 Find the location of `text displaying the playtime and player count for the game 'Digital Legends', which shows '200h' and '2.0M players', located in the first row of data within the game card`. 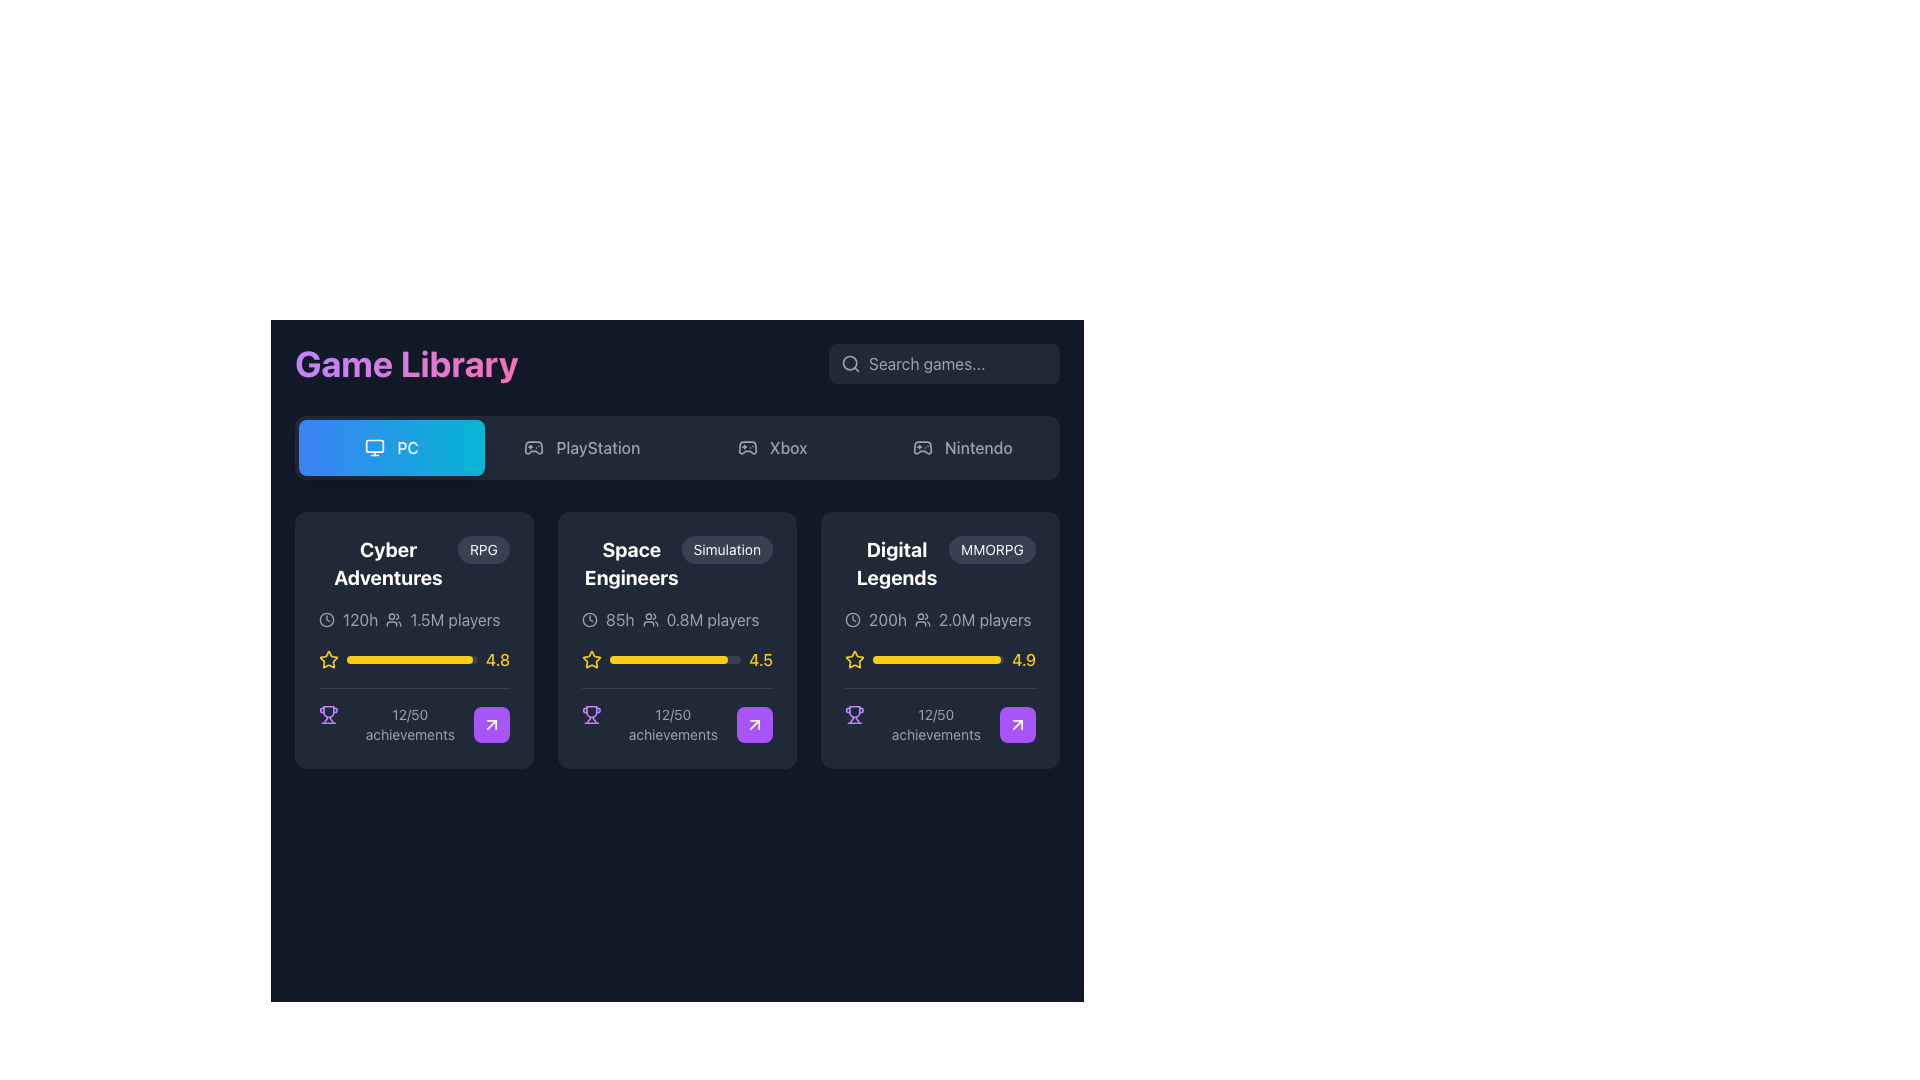

text displaying the playtime and player count for the game 'Digital Legends', which shows '200h' and '2.0M players', located in the first row of data within the game card is located at coordinates (939, 619).